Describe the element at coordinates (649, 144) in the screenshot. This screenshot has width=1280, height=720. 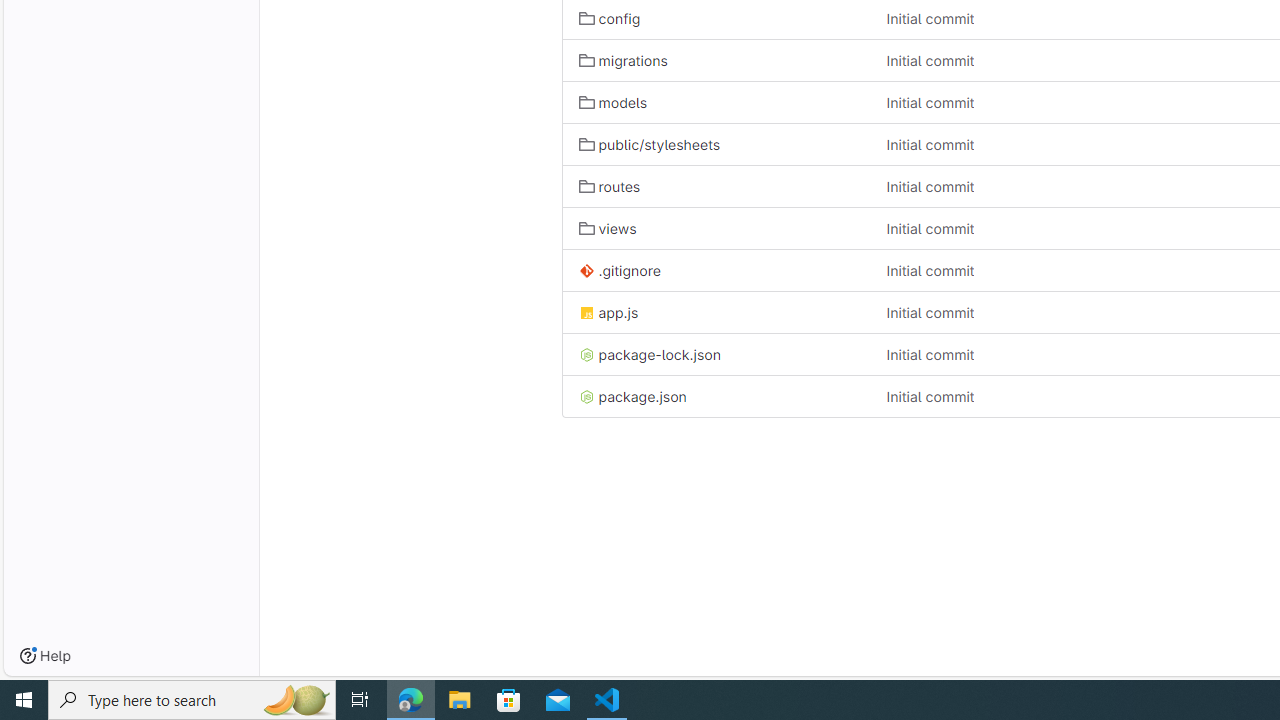
I see `'public/stylesheets'` at that location.